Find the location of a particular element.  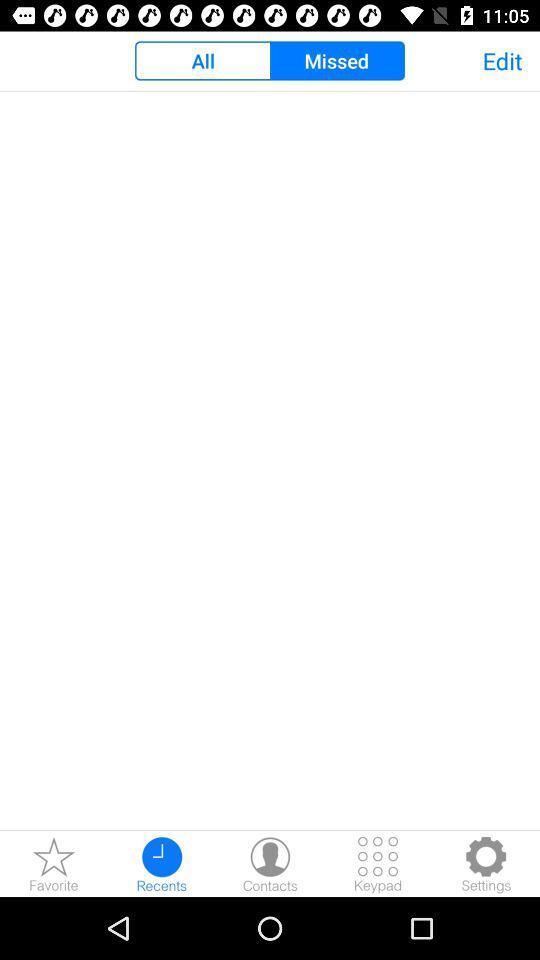

open keypad is located at coordinates (378, 863).